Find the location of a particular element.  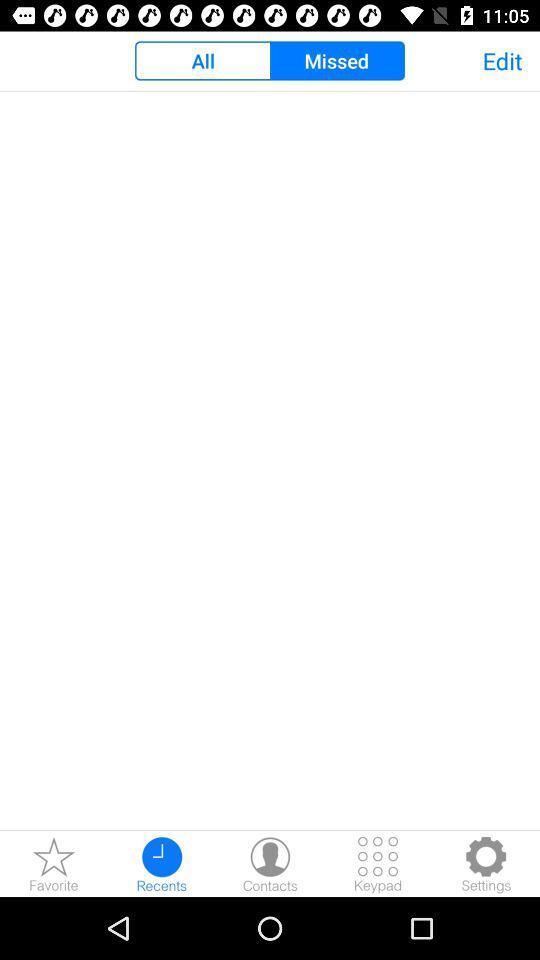

open keypad is located at coordinates (378, 863).